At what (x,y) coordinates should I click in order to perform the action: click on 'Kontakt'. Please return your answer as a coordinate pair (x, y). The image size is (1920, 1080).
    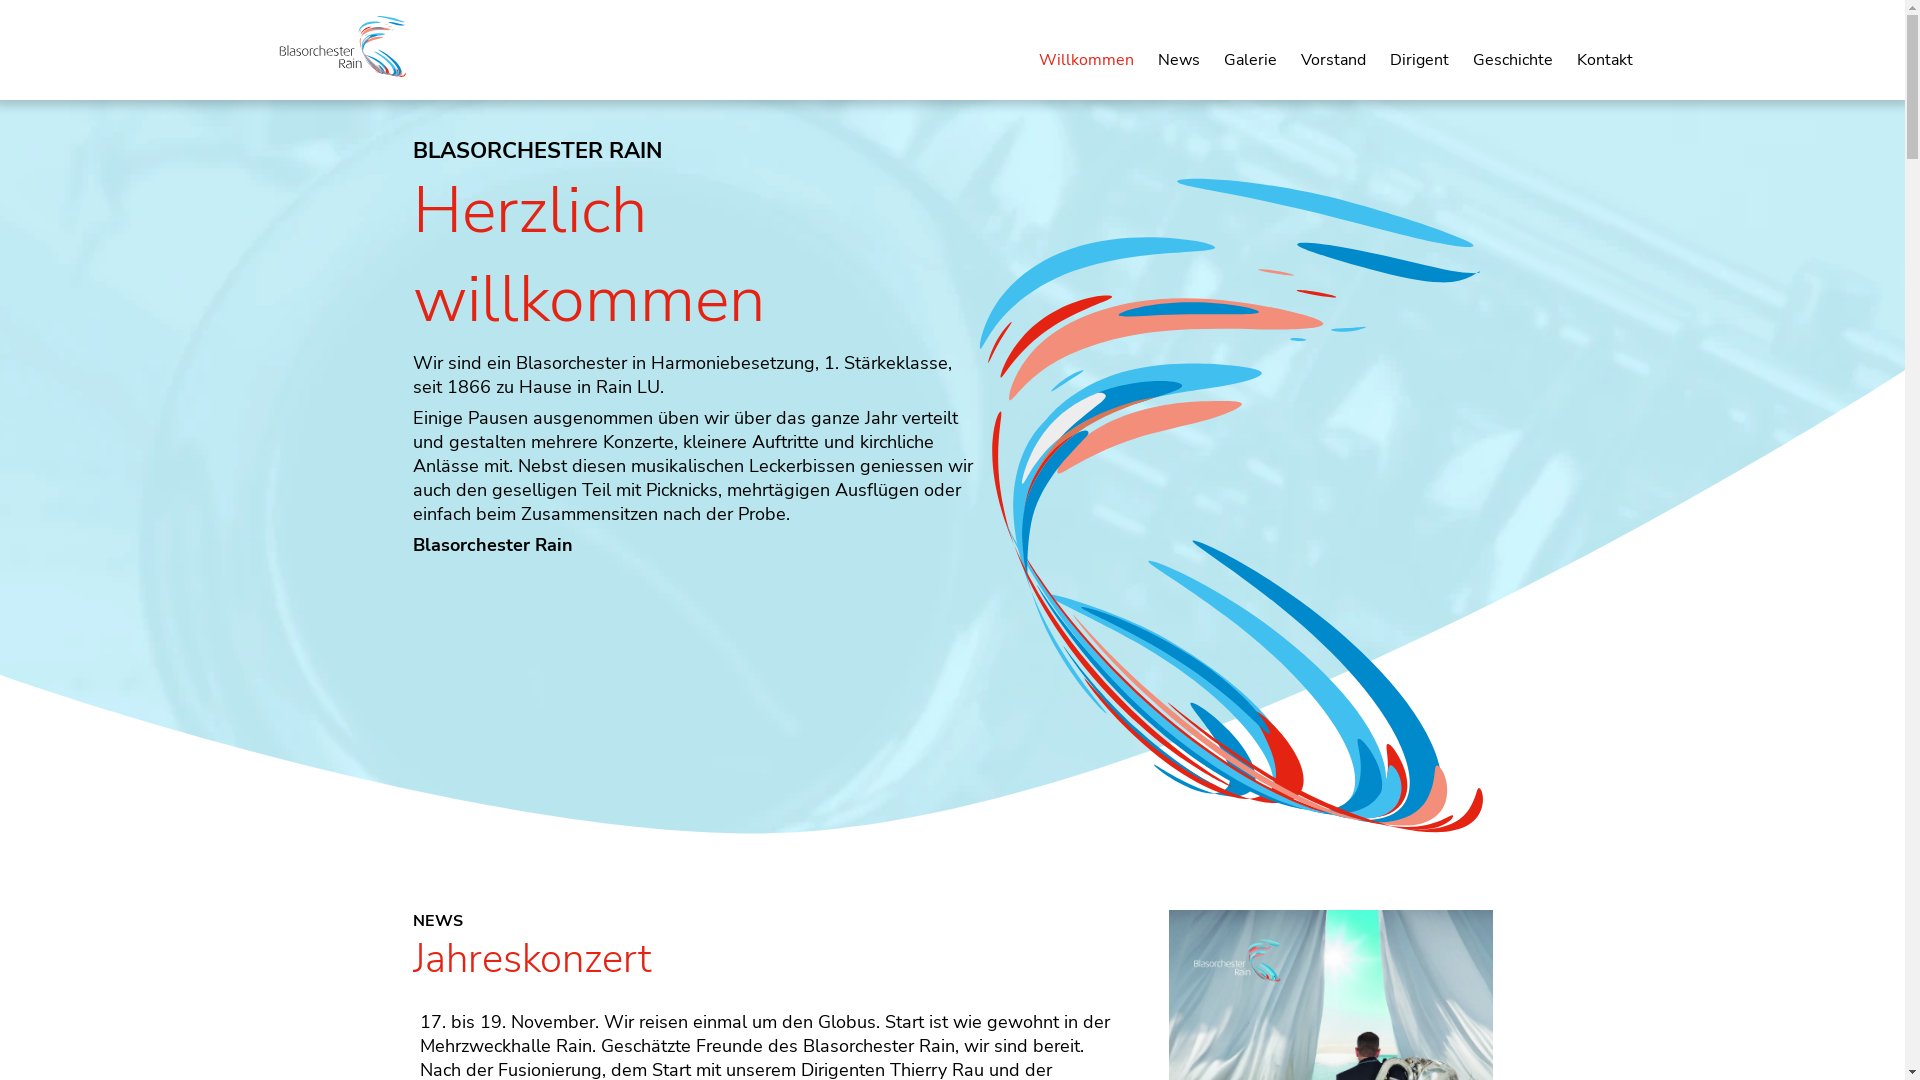
    Looking at the image, I should click on (1603, 59).